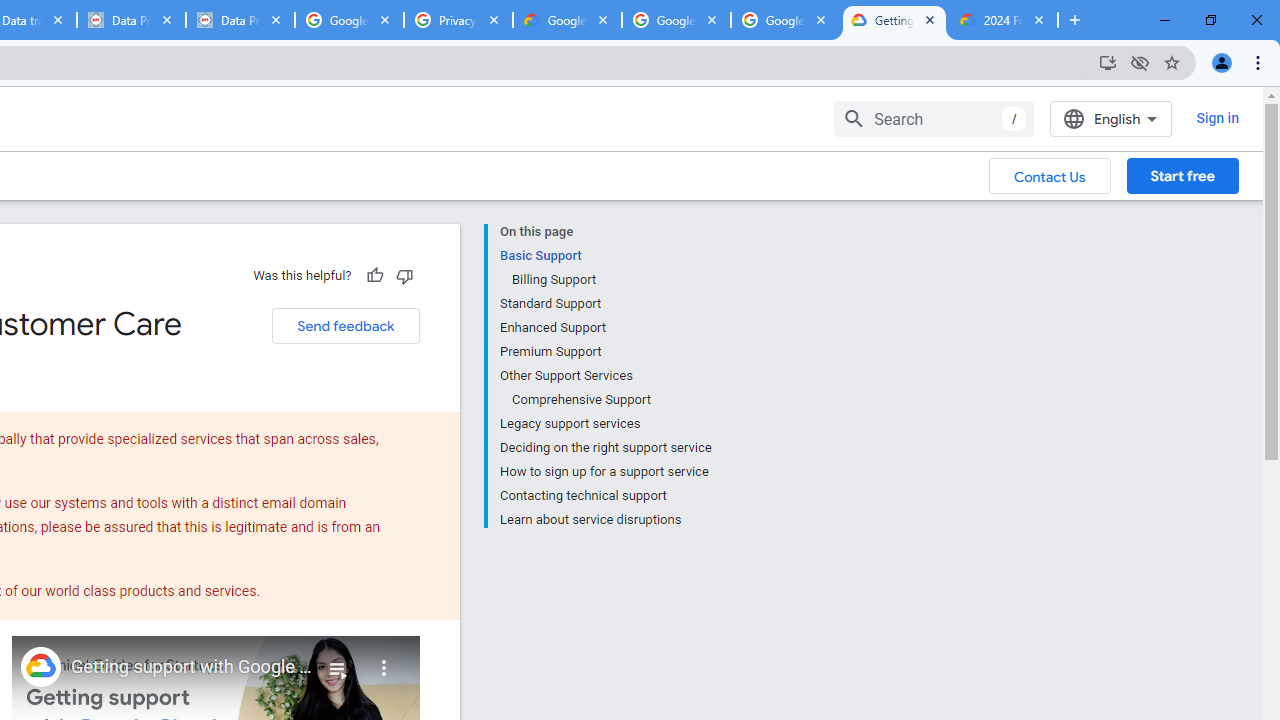 The height and width of the screenshot is (720, 1280). What do you see at coordinates (403, 275) in the screenshot?
I see `'Not helpful'` at bounding box center [403, 275].